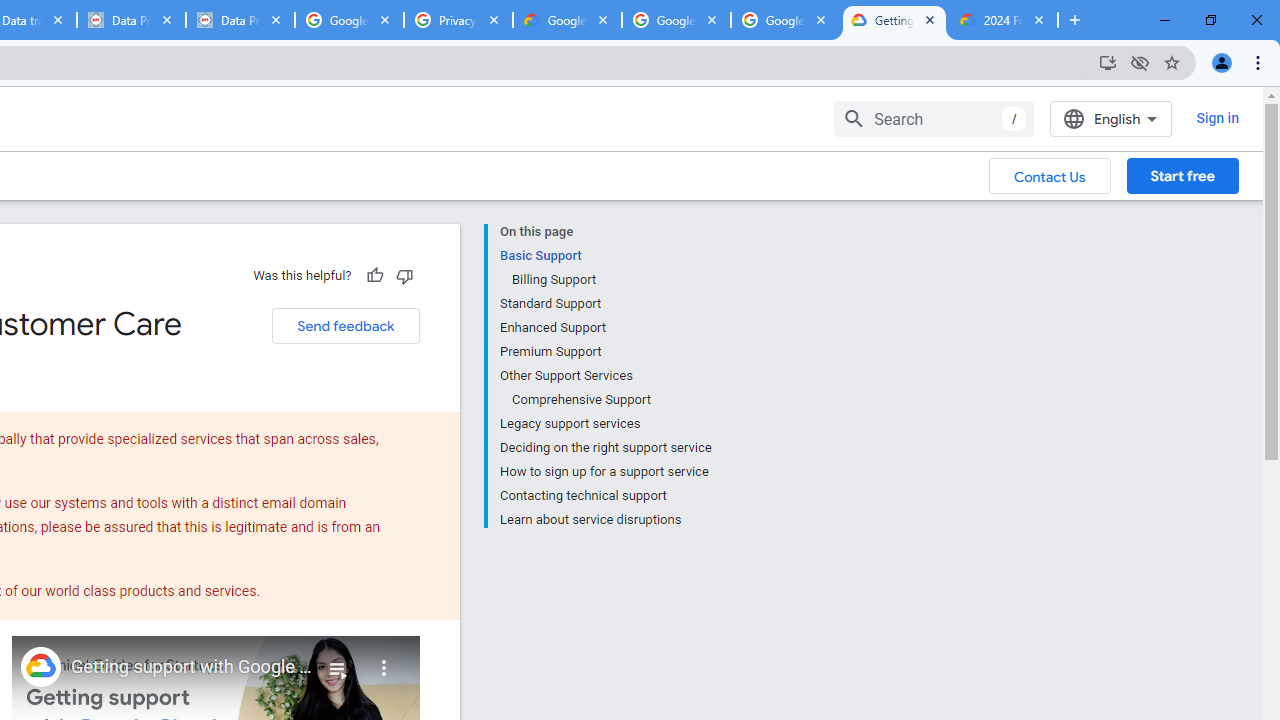 The height and width of the screenshot is (720, 1280). What do you see at coordinates (403, 275) in the screenshot?
I see `'Not helpful'` at bounding box center [403, 275].